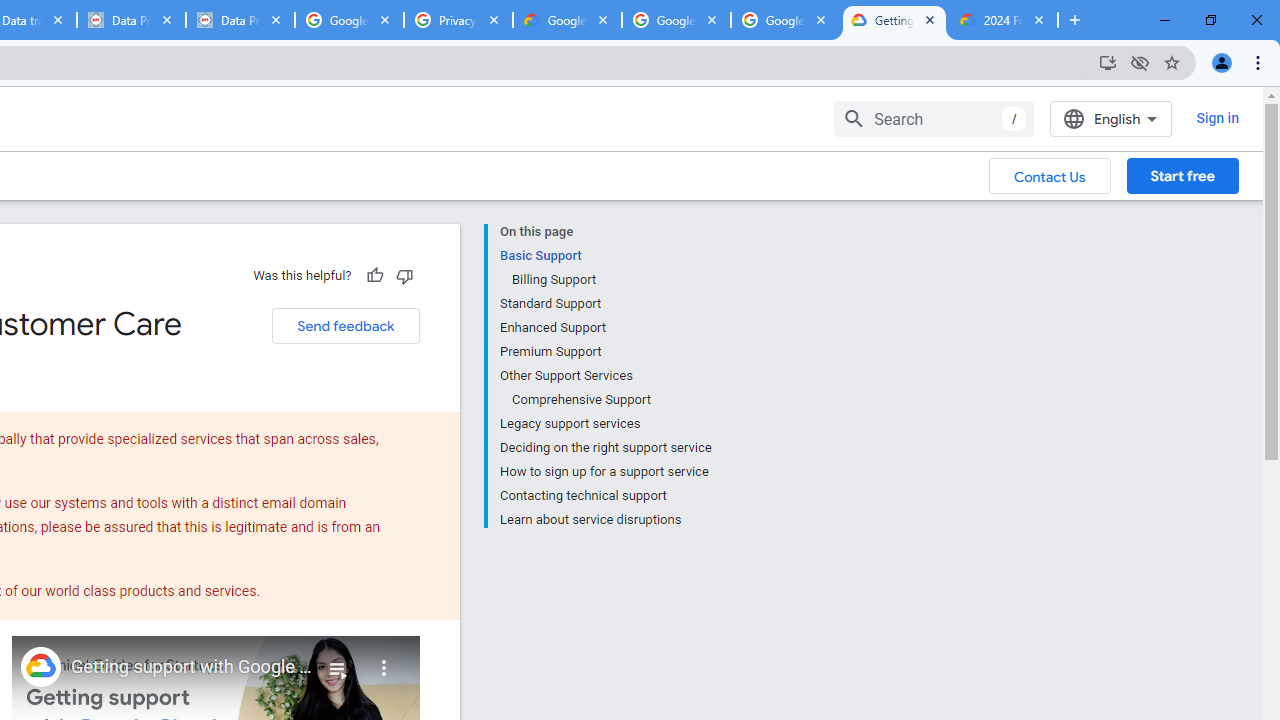 The height and width of the screenshot is (720, 1280). What do you see at coordinates (403, 275) in the screenshot?
I see `'Not helpful'` at bounding box center [403, 275].